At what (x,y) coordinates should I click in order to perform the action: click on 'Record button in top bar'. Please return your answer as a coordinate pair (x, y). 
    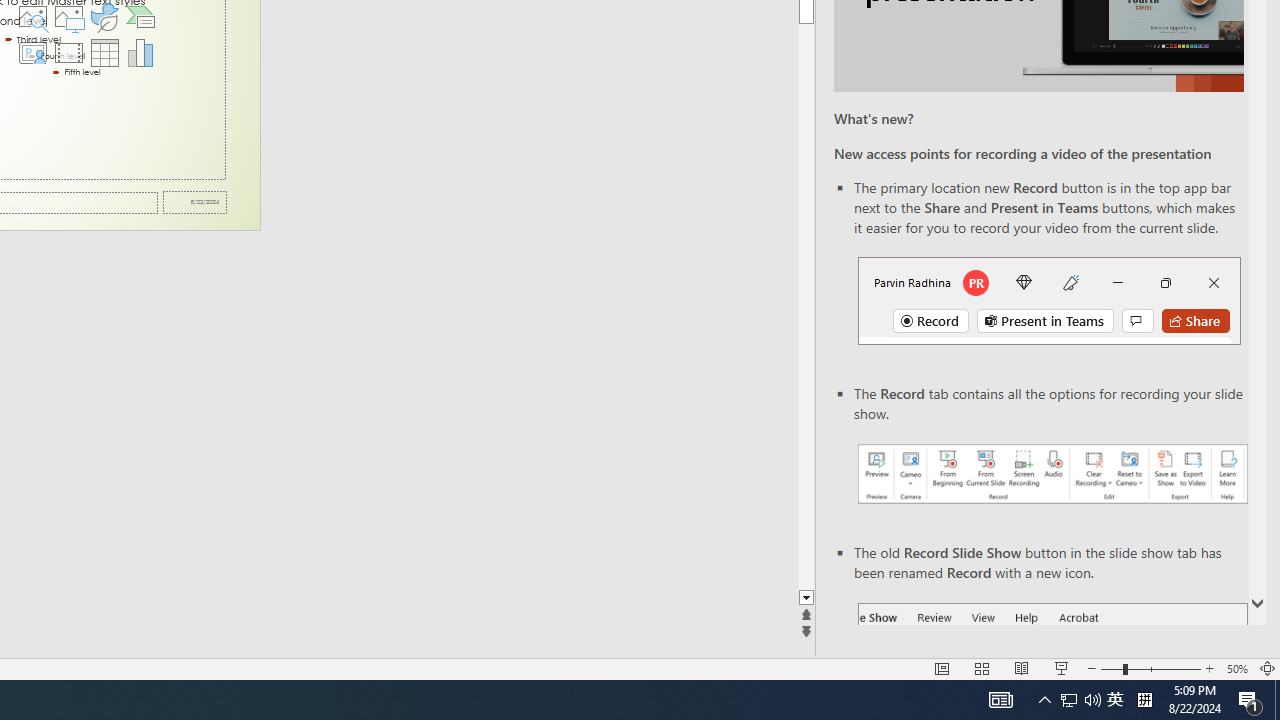
    Looking at the image, I should click on (1048, 300).